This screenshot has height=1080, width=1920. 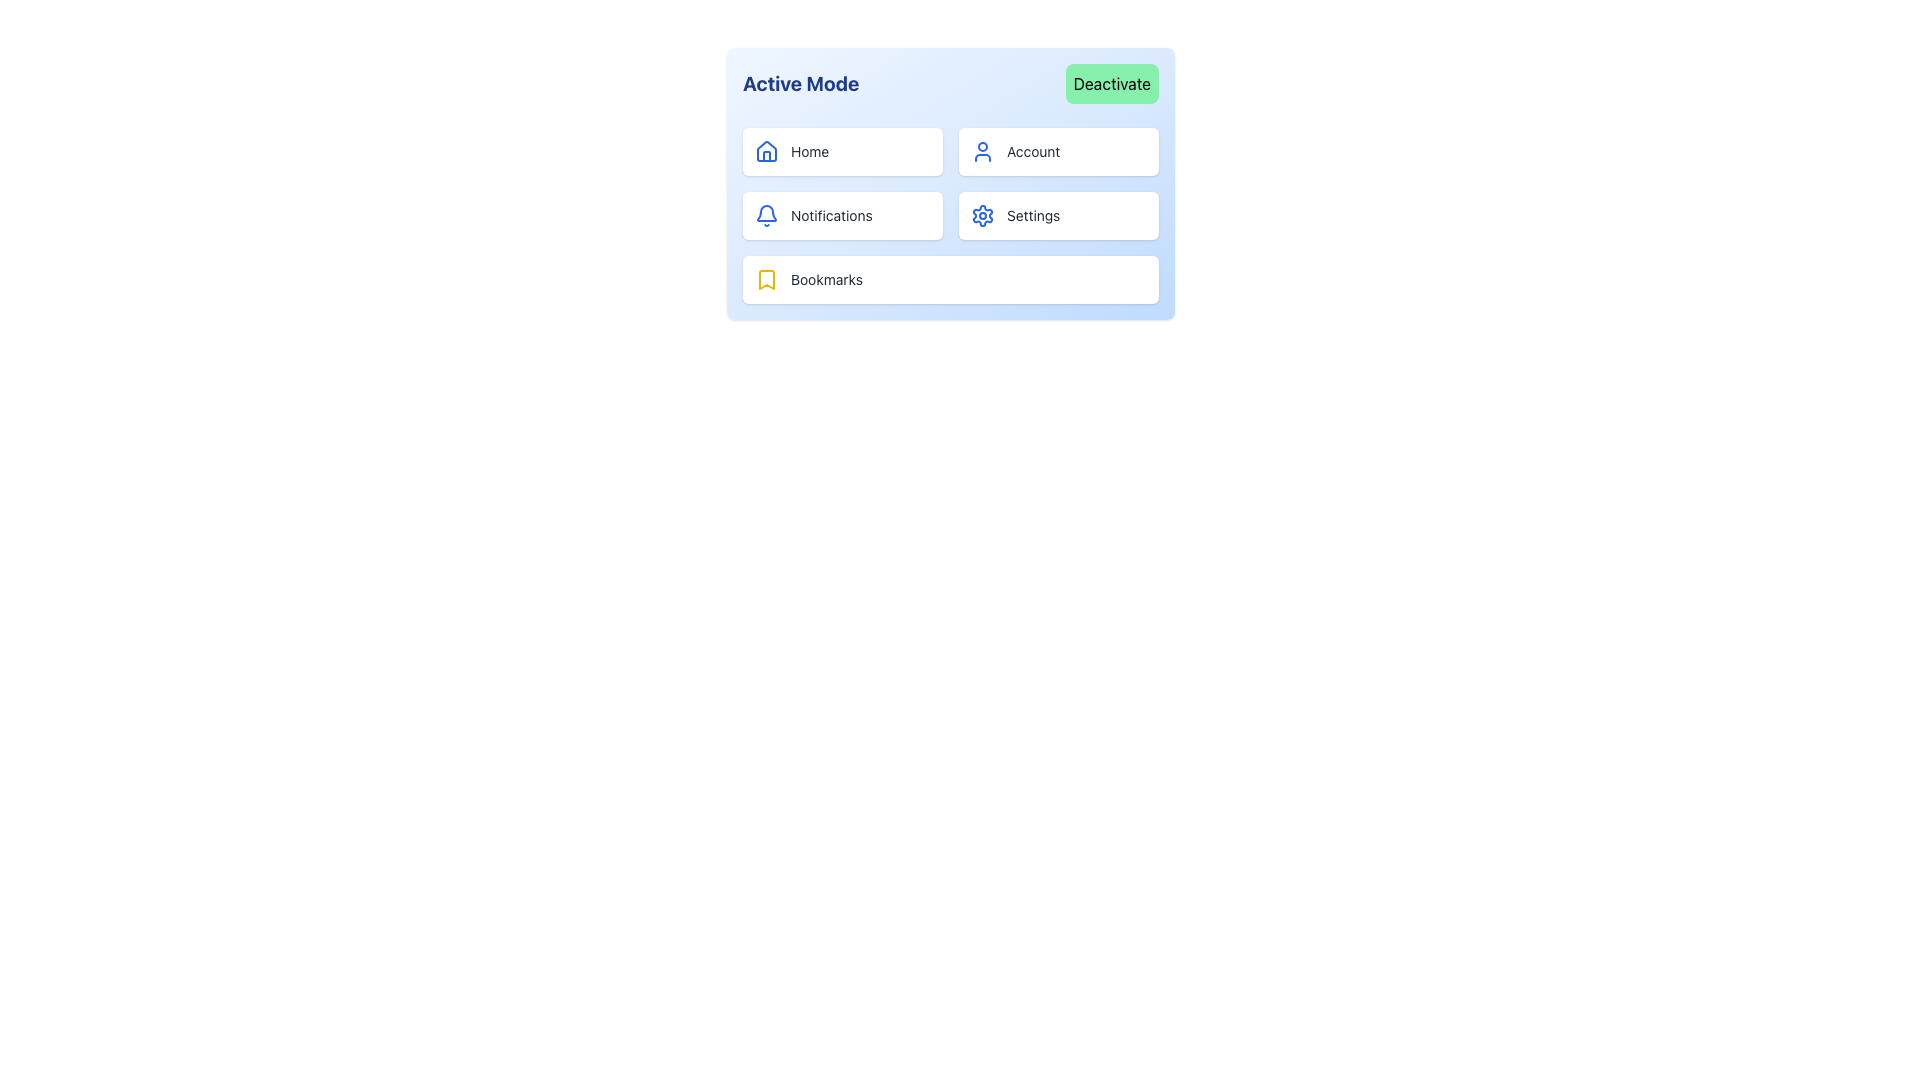 What do you see at coordinates (766, 150) in the screenshot?
I see `the 'Home' icon located in the upper-left portion of the interface` at bounding box center [766, 150].